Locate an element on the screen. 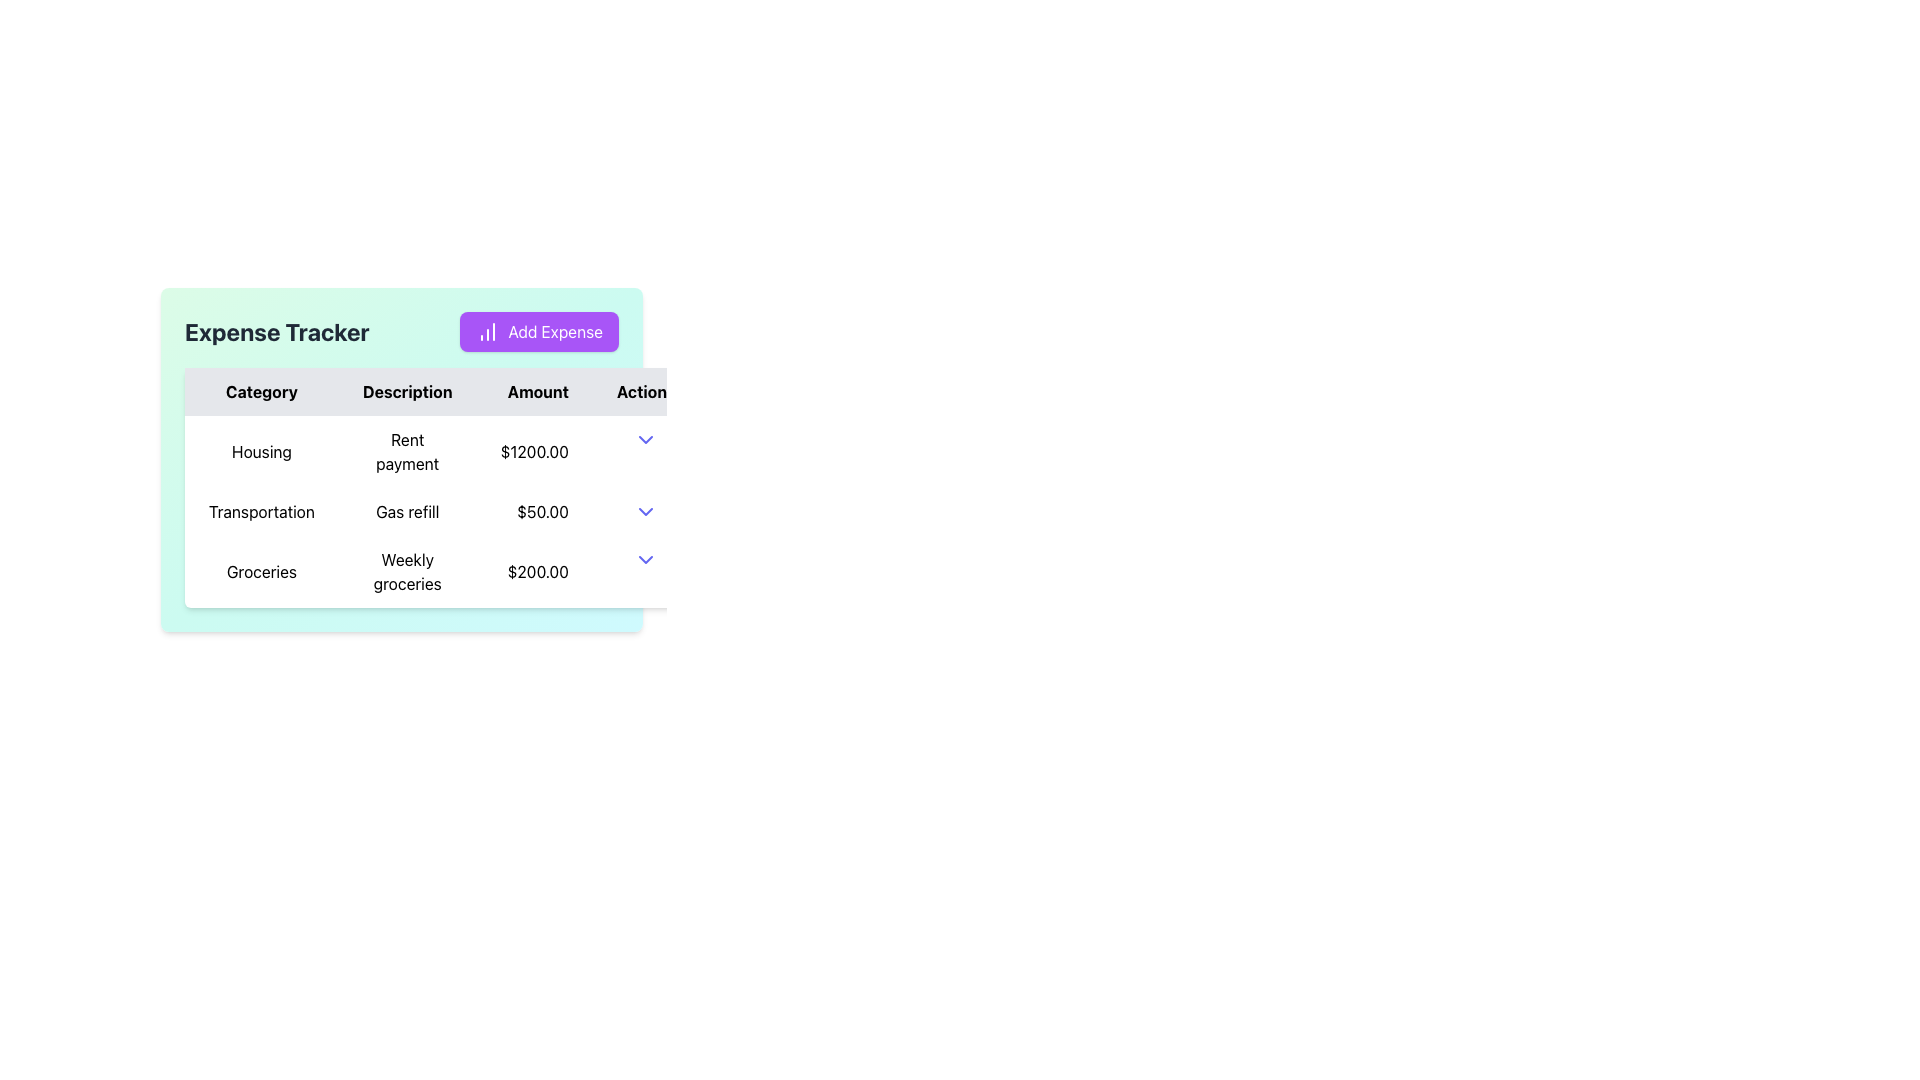 This screenshot has height=1080, width=1920. the indigo-colored dropdown toggle icon in the 'Action' column of the last row, which indicates a dropdown menu for 'Weekly groceries' is located at coordinates (646, 559).